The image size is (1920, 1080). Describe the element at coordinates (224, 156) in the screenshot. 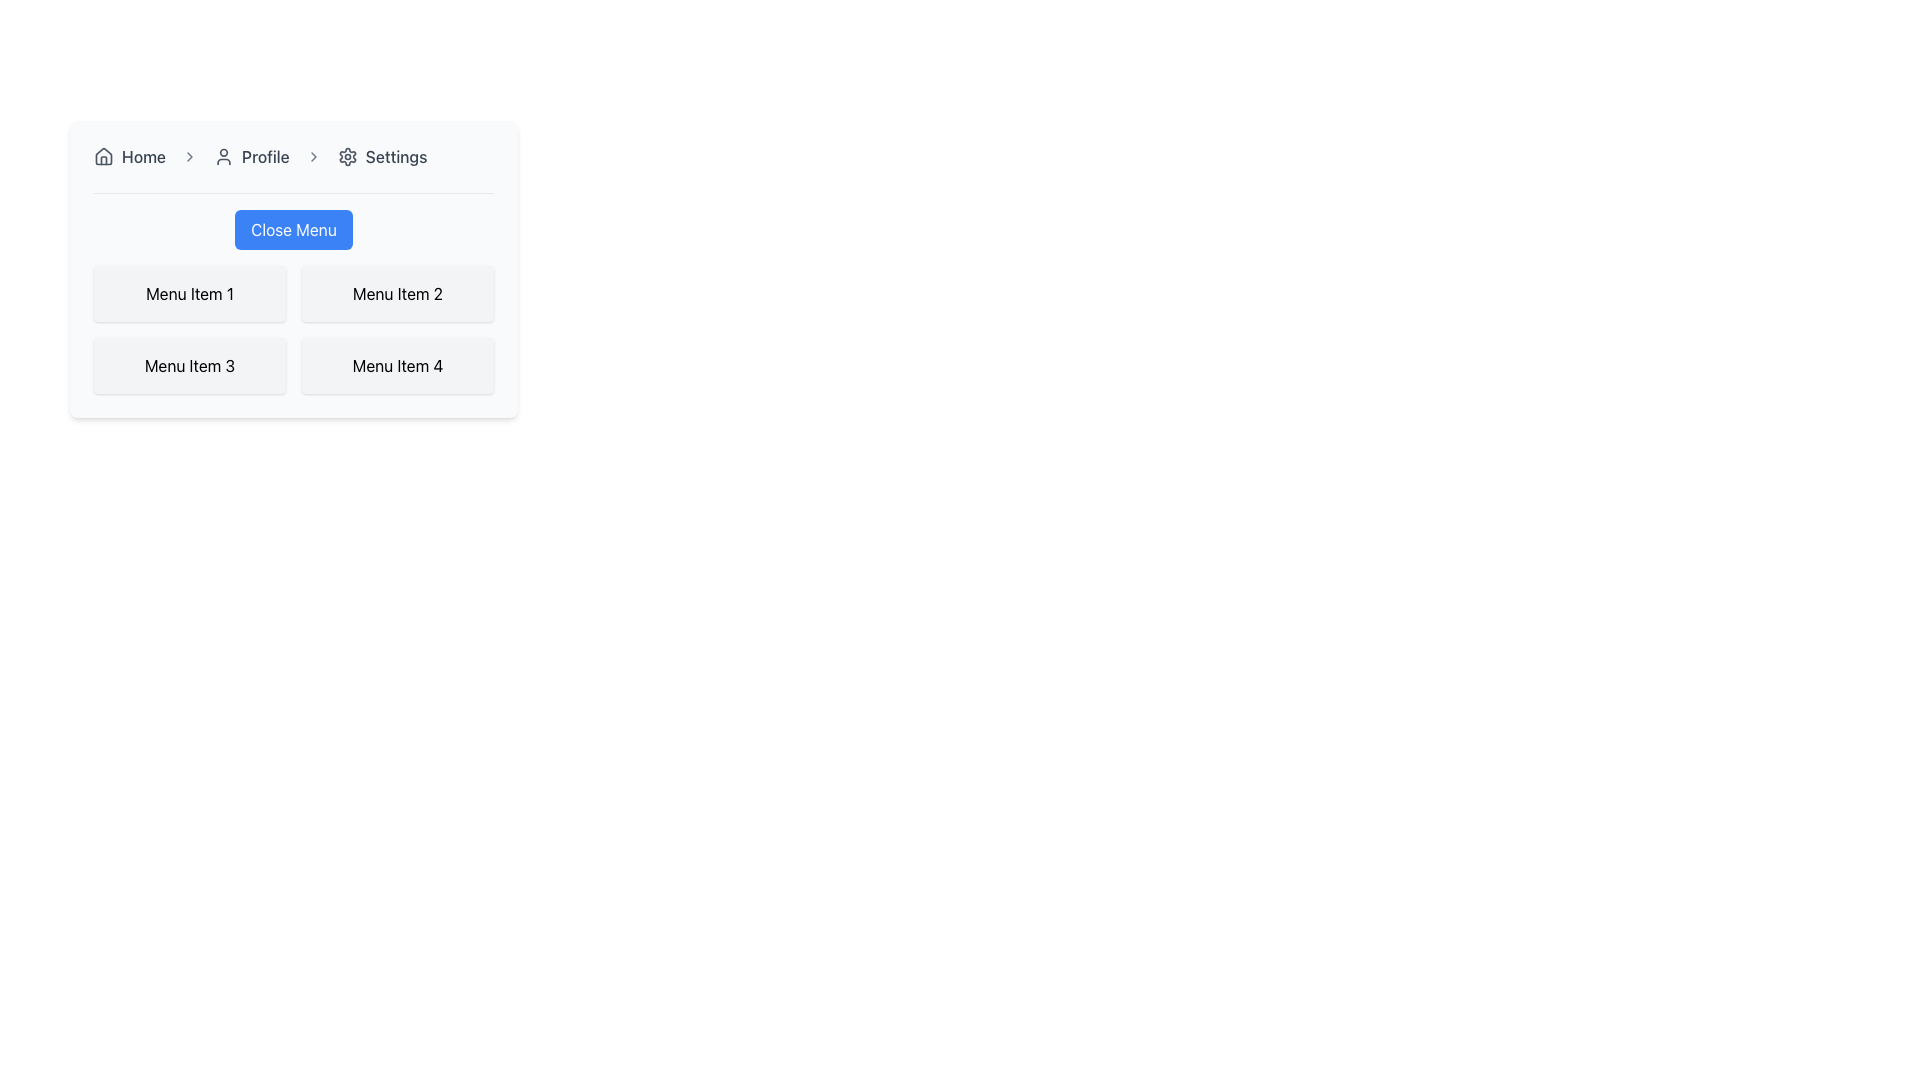

I see `the user profile icon, which is a minimalistic outline with a circular head and round-shouldered body, located in the navigation bar to the left of the 'Profile' label` at that location.